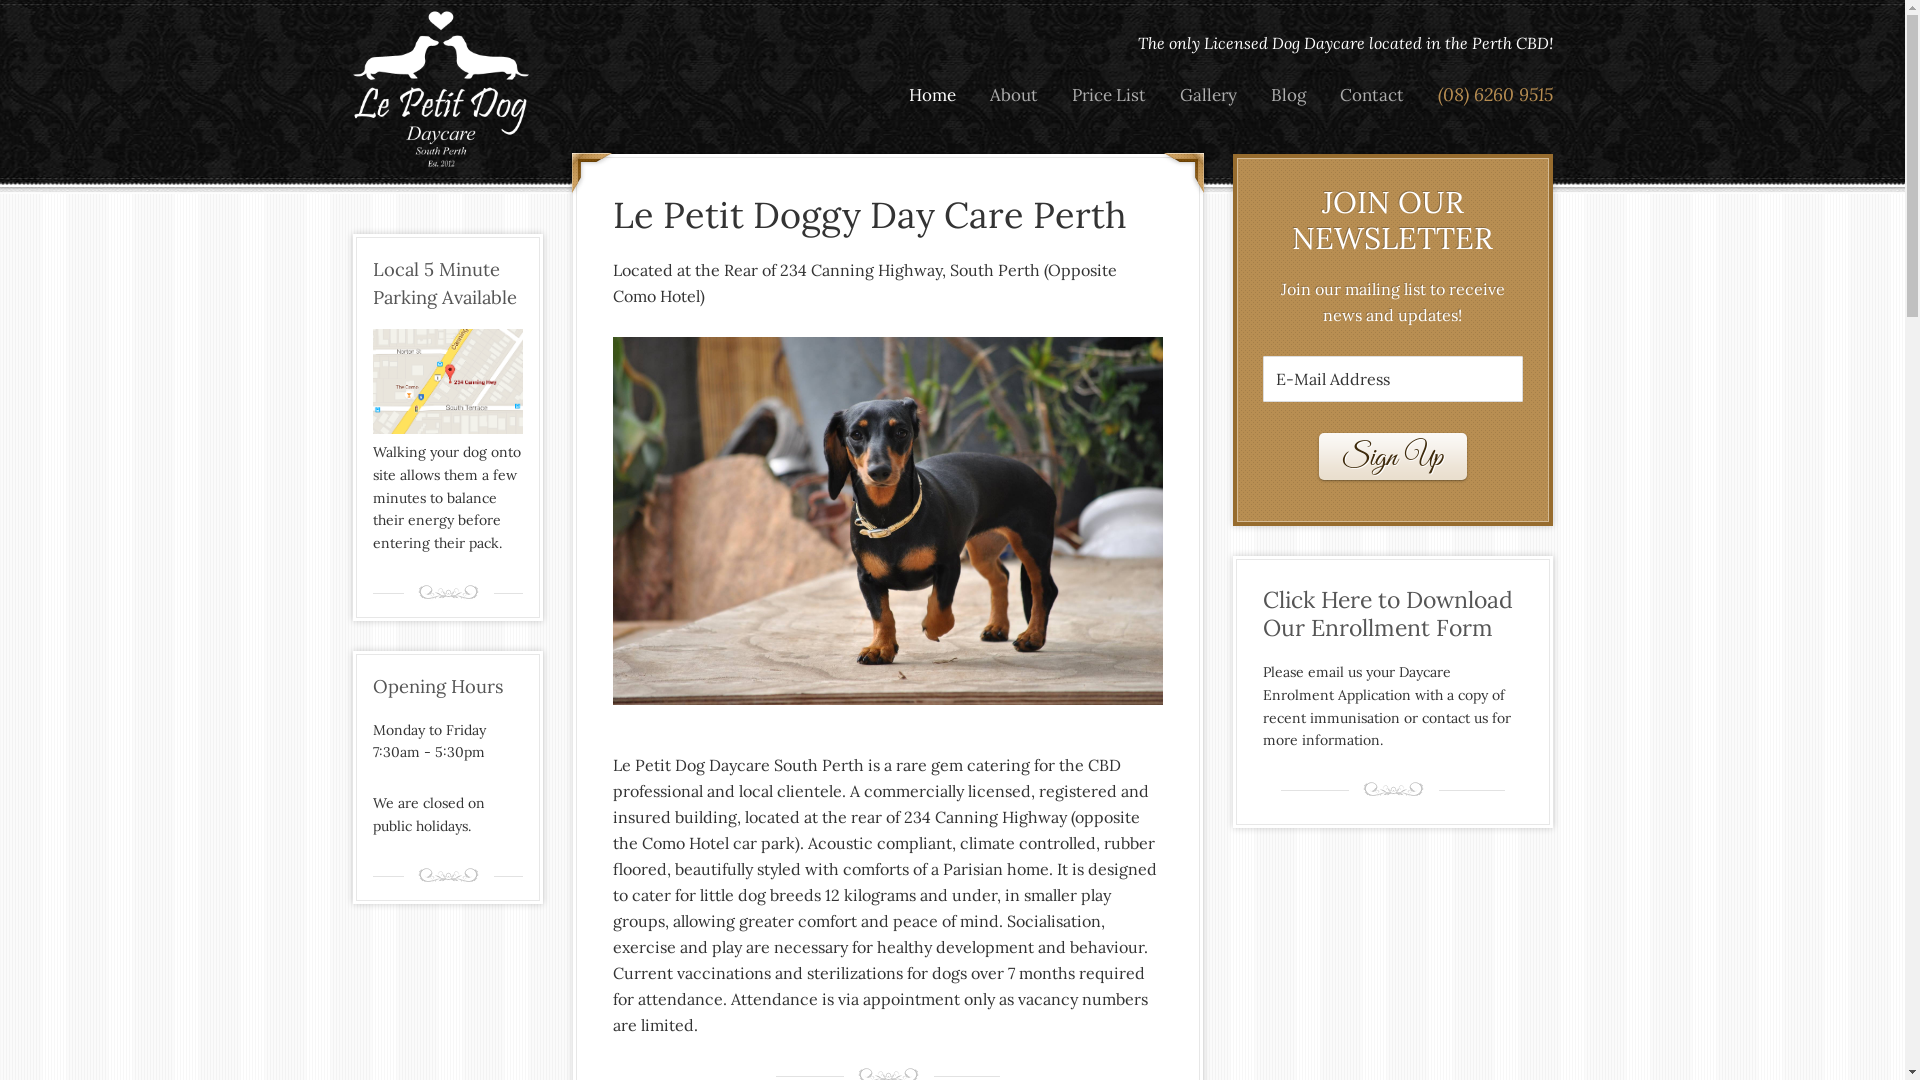  Describe the element at coordinates (1391, 456) in the screenshot. I see `'Sign Up'` at that location.